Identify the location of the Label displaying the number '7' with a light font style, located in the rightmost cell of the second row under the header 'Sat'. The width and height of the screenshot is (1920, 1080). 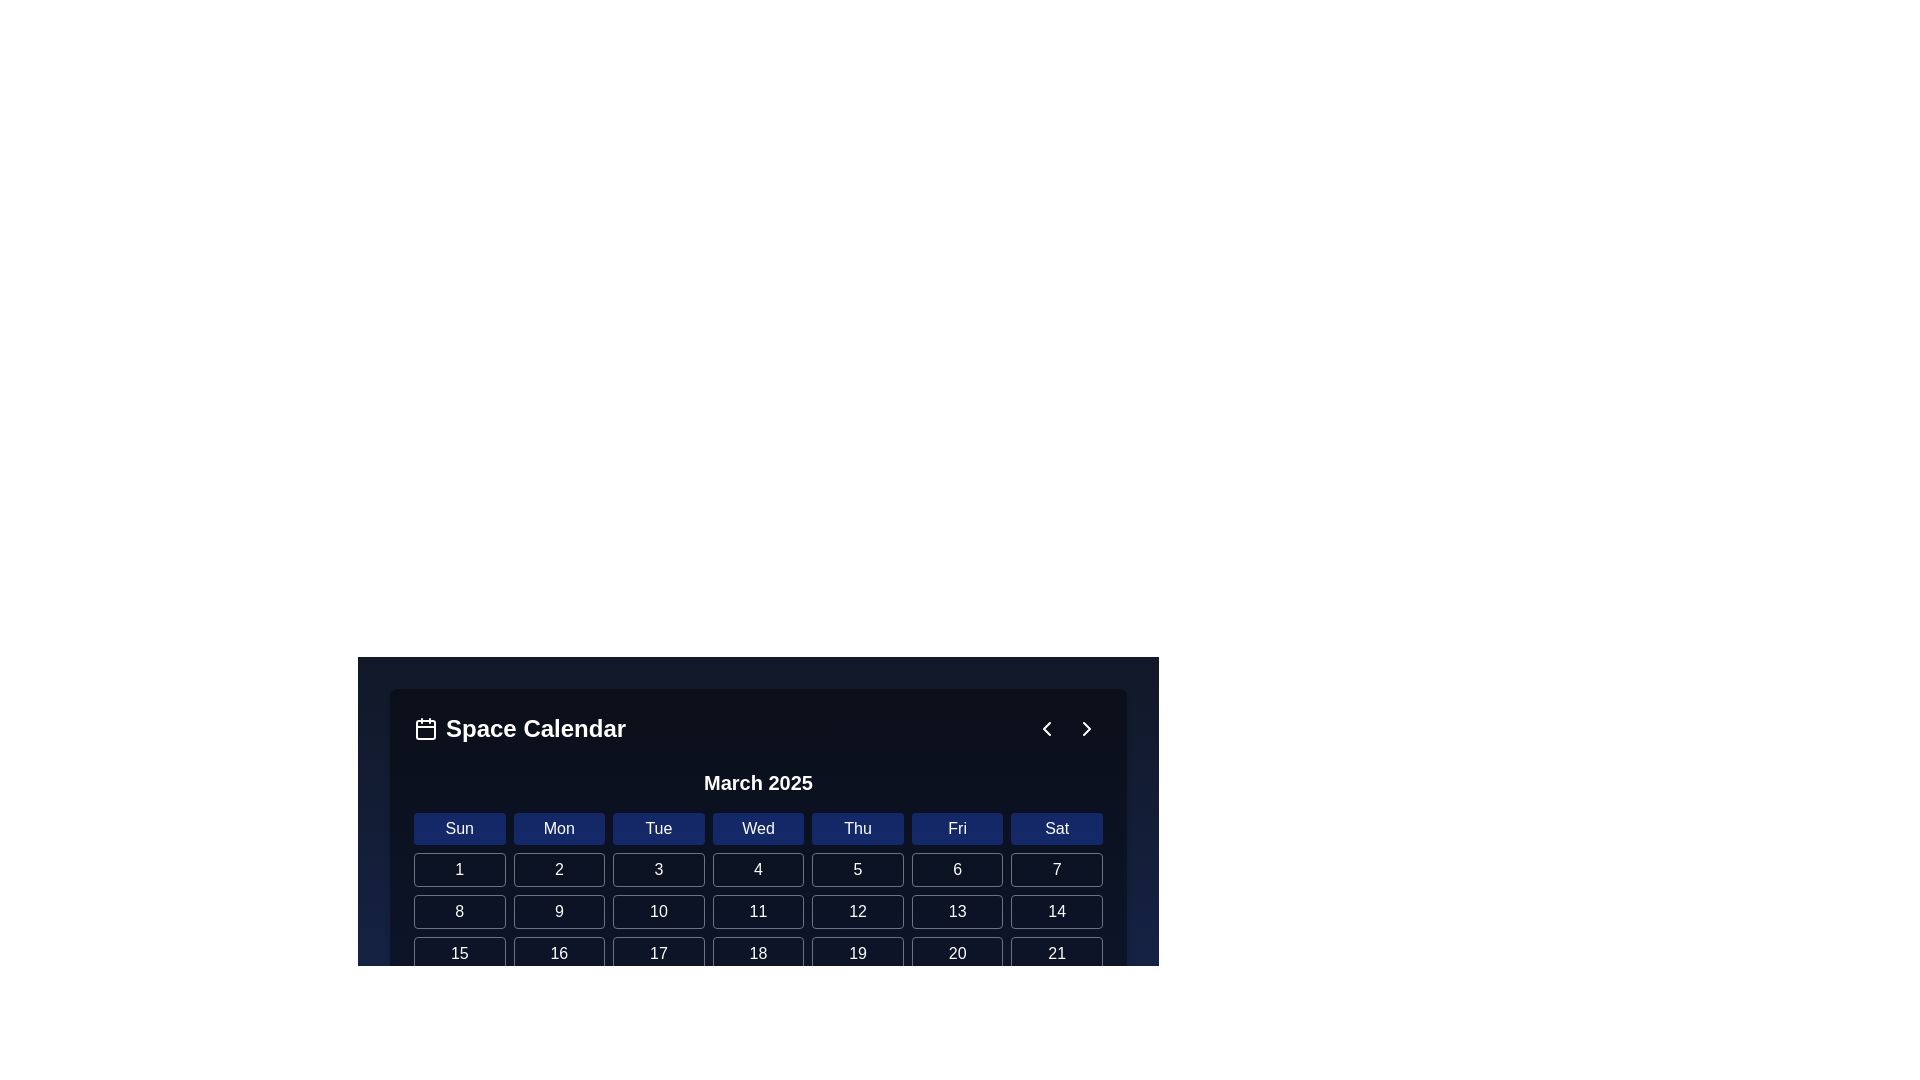
(1056, 869).